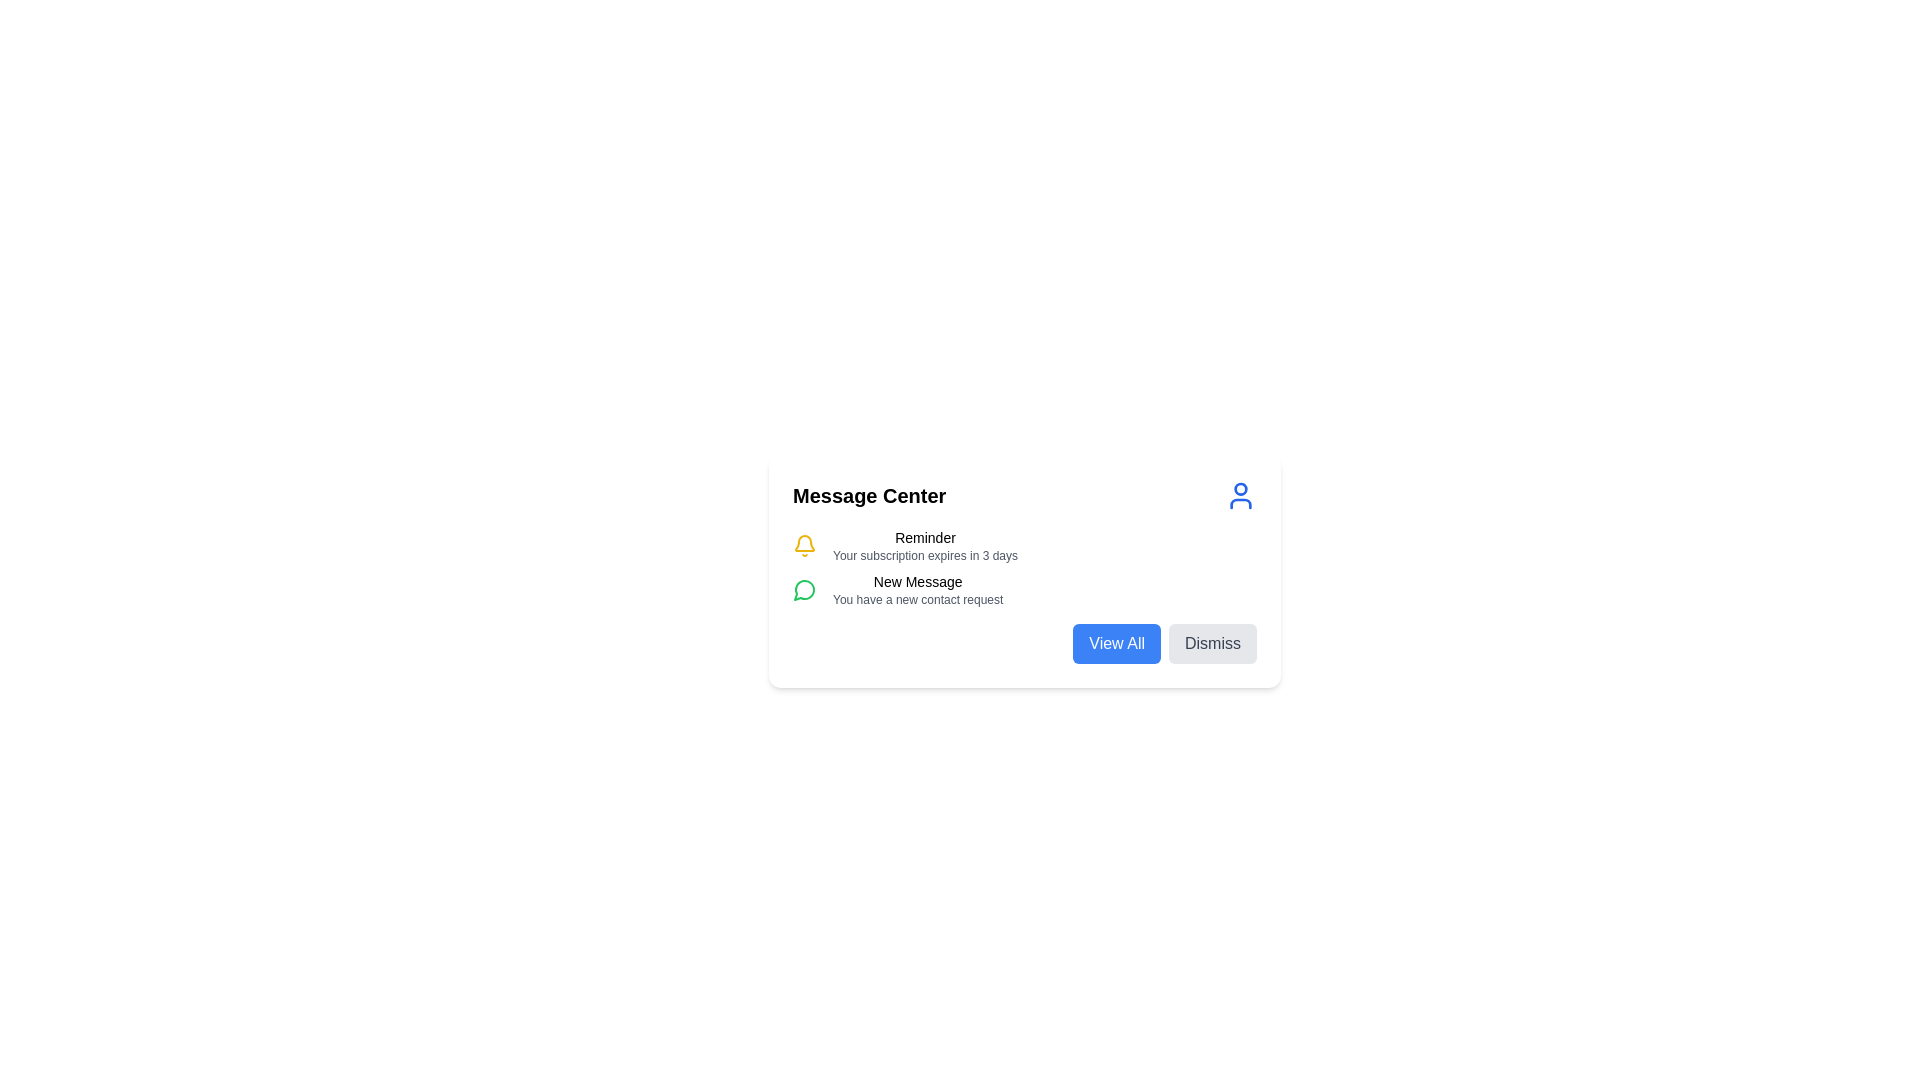 The height and width of the screenshot is (1080, 1920). What do you see at coordinates (804, 589) in the screenshot?
I see `the notification icon located to the left of the 'Message Center' text, which serves as a symbolic representation for notifications` at bounding box center [804, 589].